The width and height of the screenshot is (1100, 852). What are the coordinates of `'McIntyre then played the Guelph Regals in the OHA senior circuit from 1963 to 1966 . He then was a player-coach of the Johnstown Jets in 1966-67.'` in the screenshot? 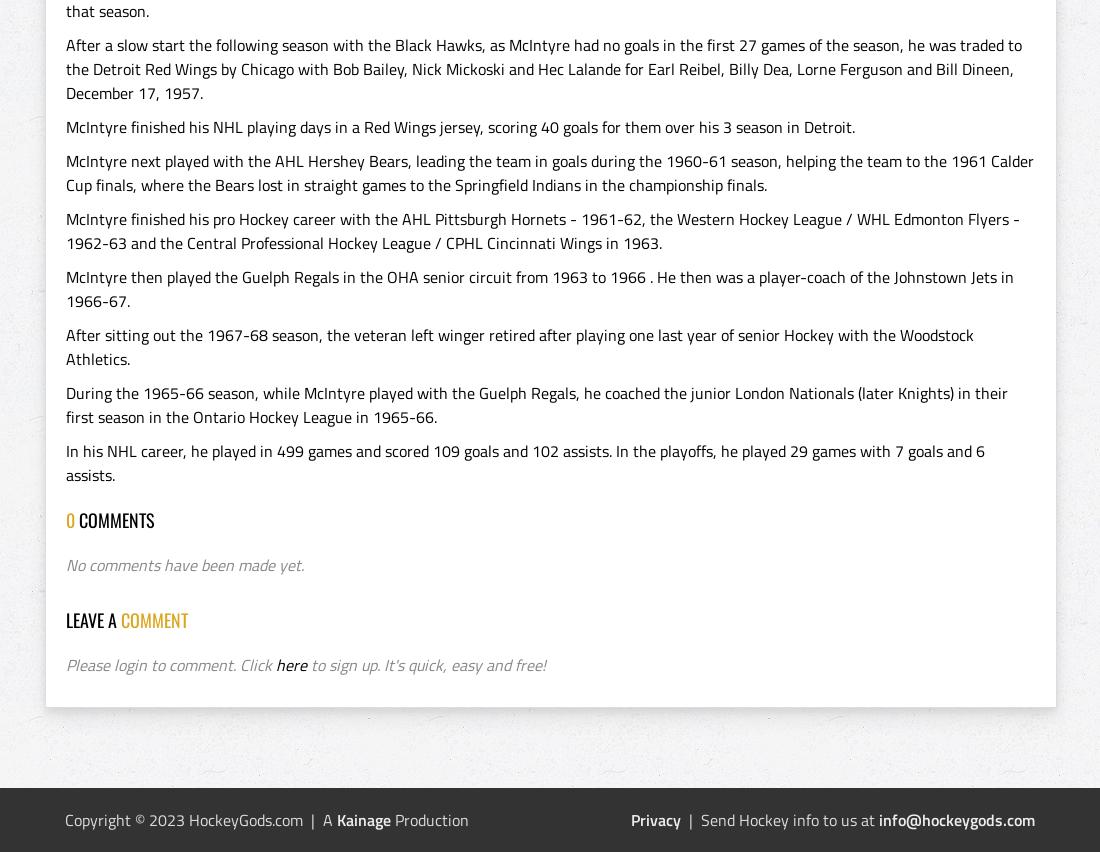 It's located at (539, 287).